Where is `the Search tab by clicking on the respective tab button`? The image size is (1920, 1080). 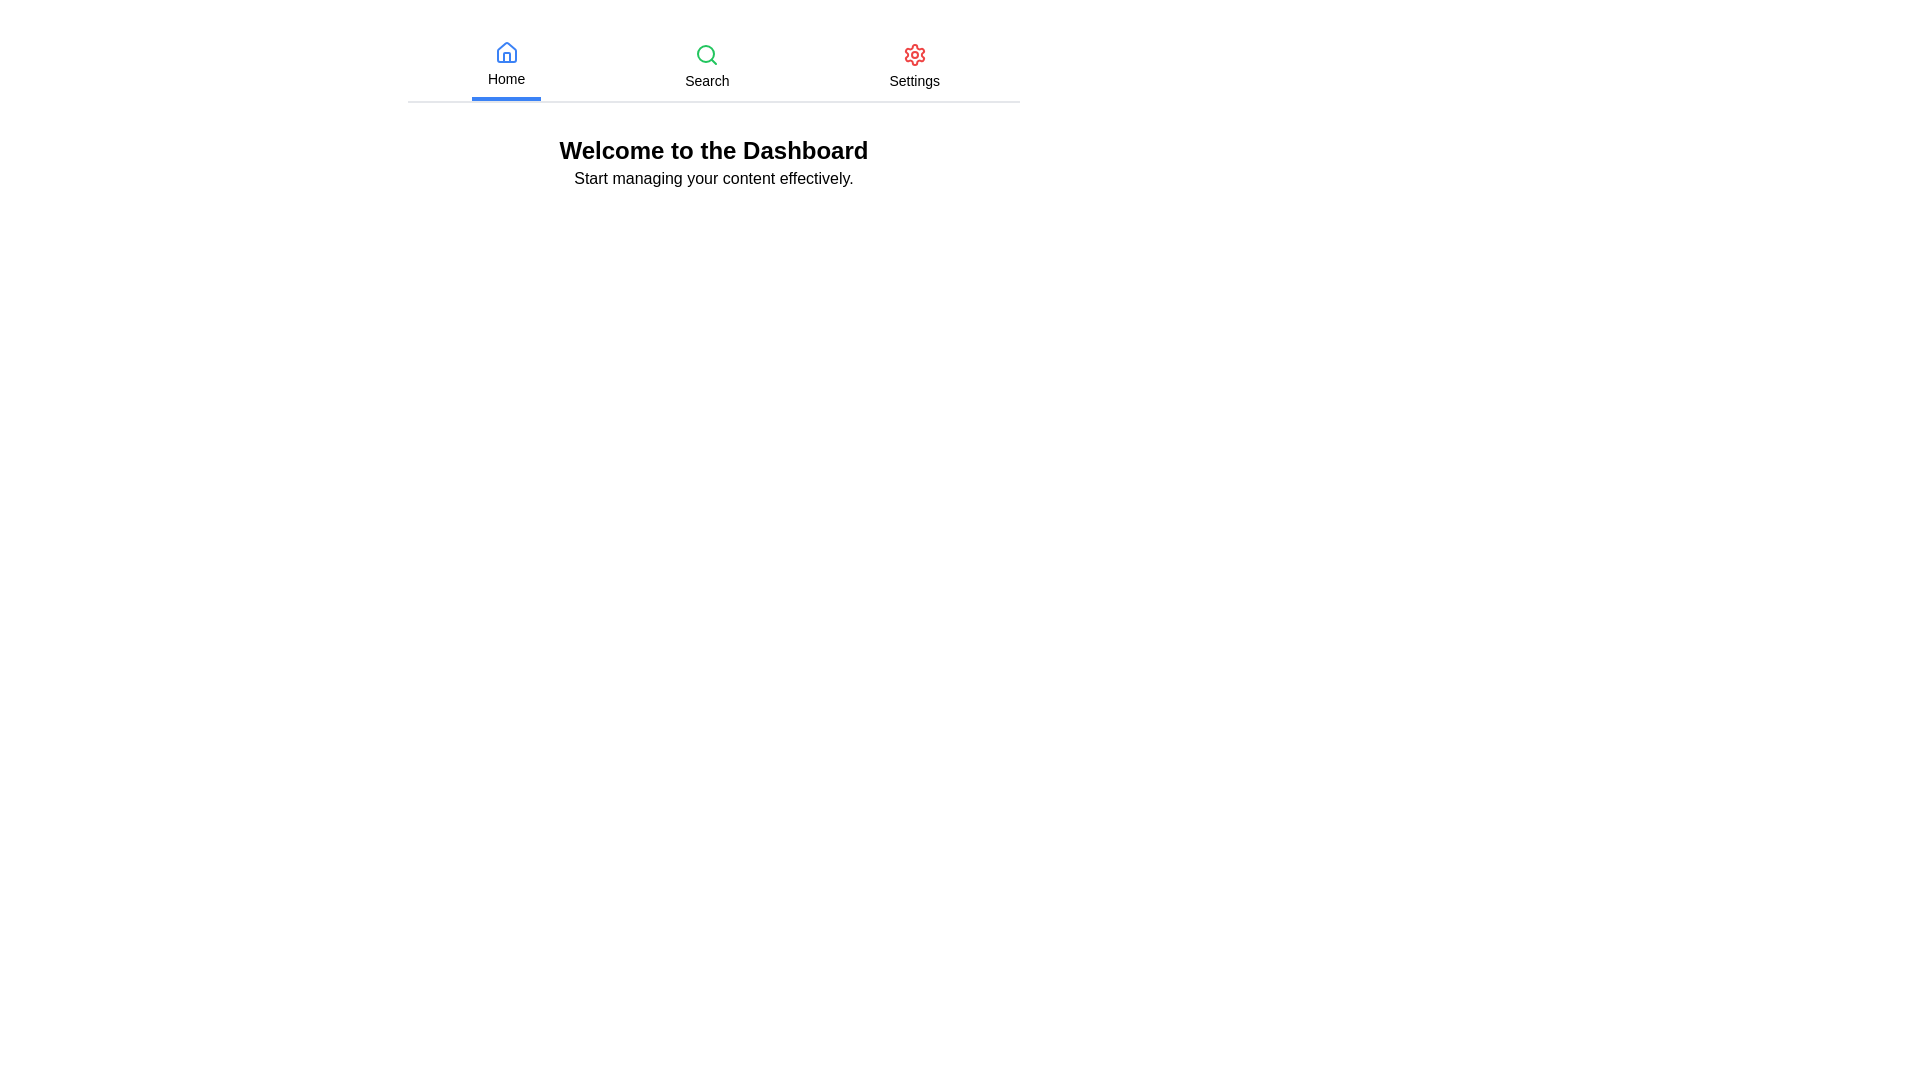 the Search tab by clicking on the respective tab button is located at coordinates (707, 65).